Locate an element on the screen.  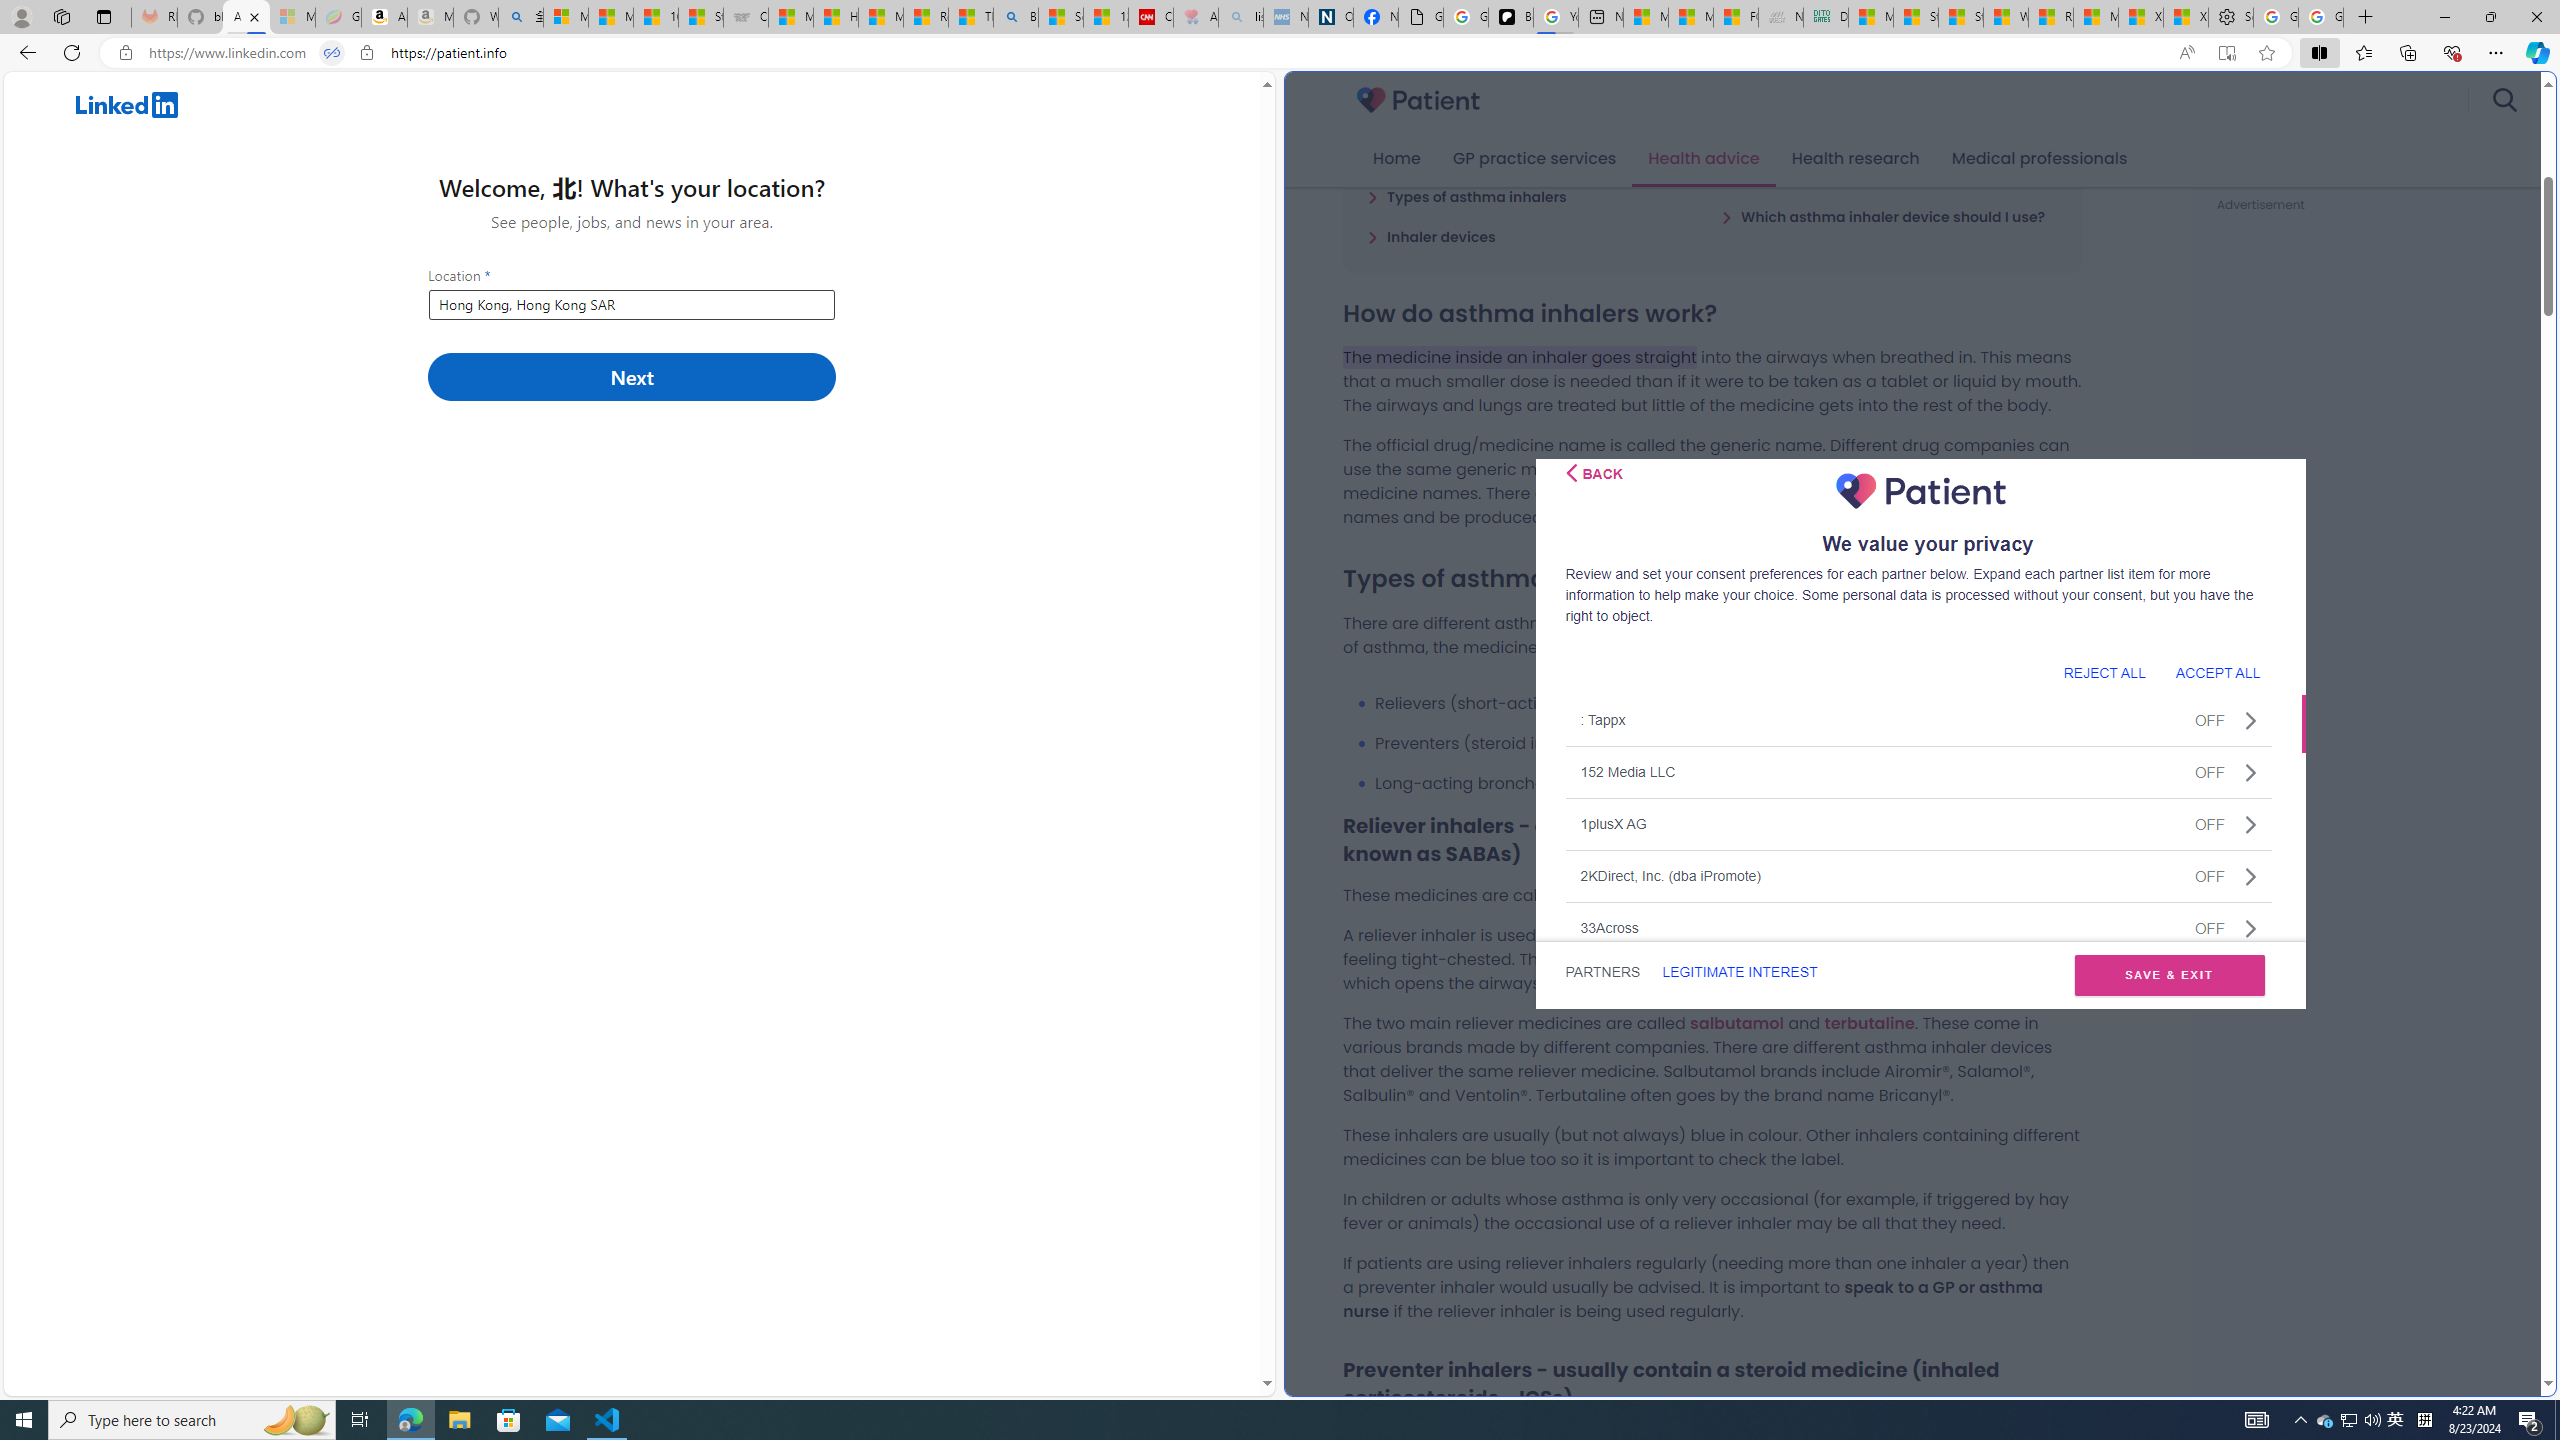
'Arthritis: Ask Health Professionals - Sleeping' is located at coordinates (1194, 16).